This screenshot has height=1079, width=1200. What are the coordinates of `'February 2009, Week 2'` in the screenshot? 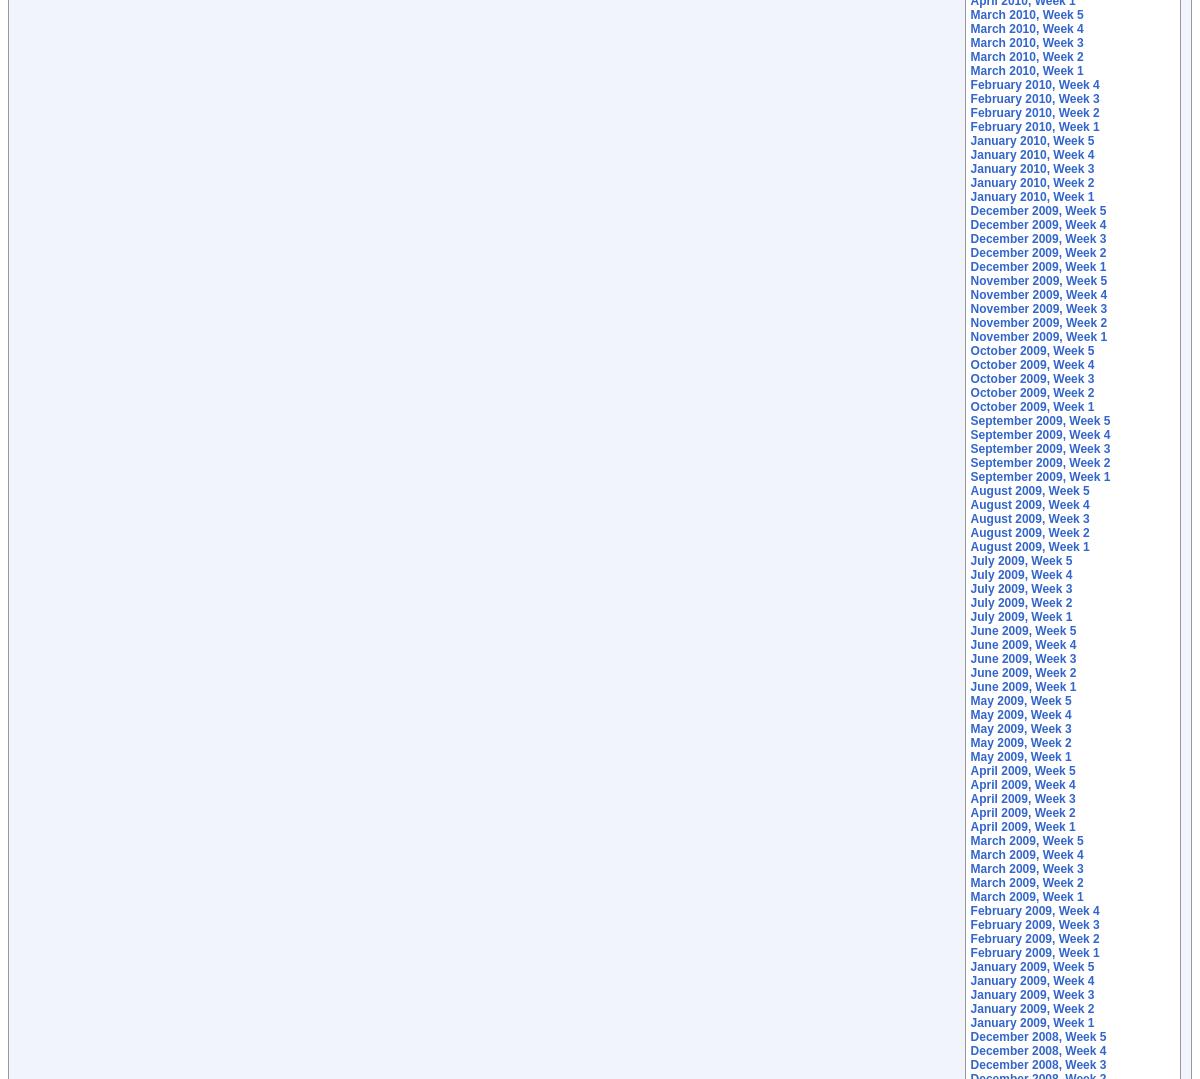 It's located at (1034, 939).